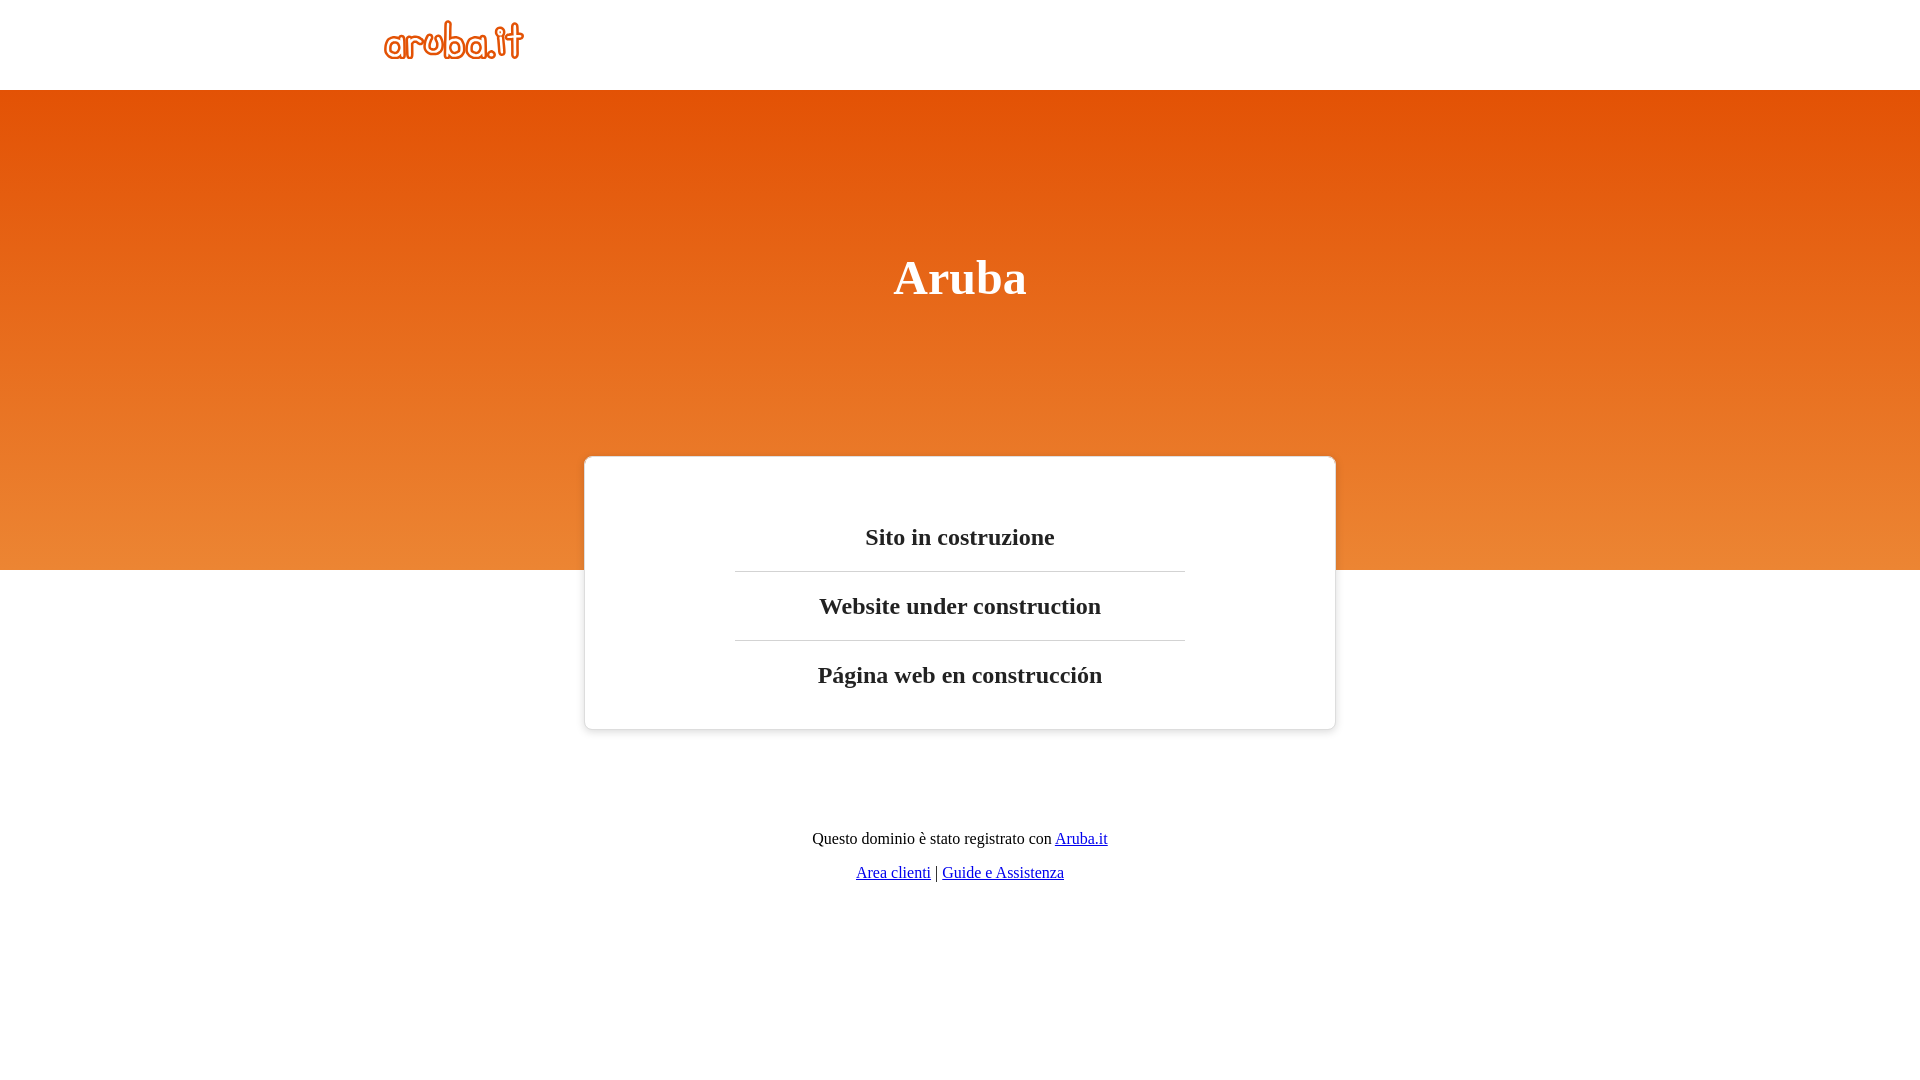 This screenshot has height=1080, width=1920. Describe the element at coordinates (892, 871) in the screenshot. I see `'Area clienti'` at that location.